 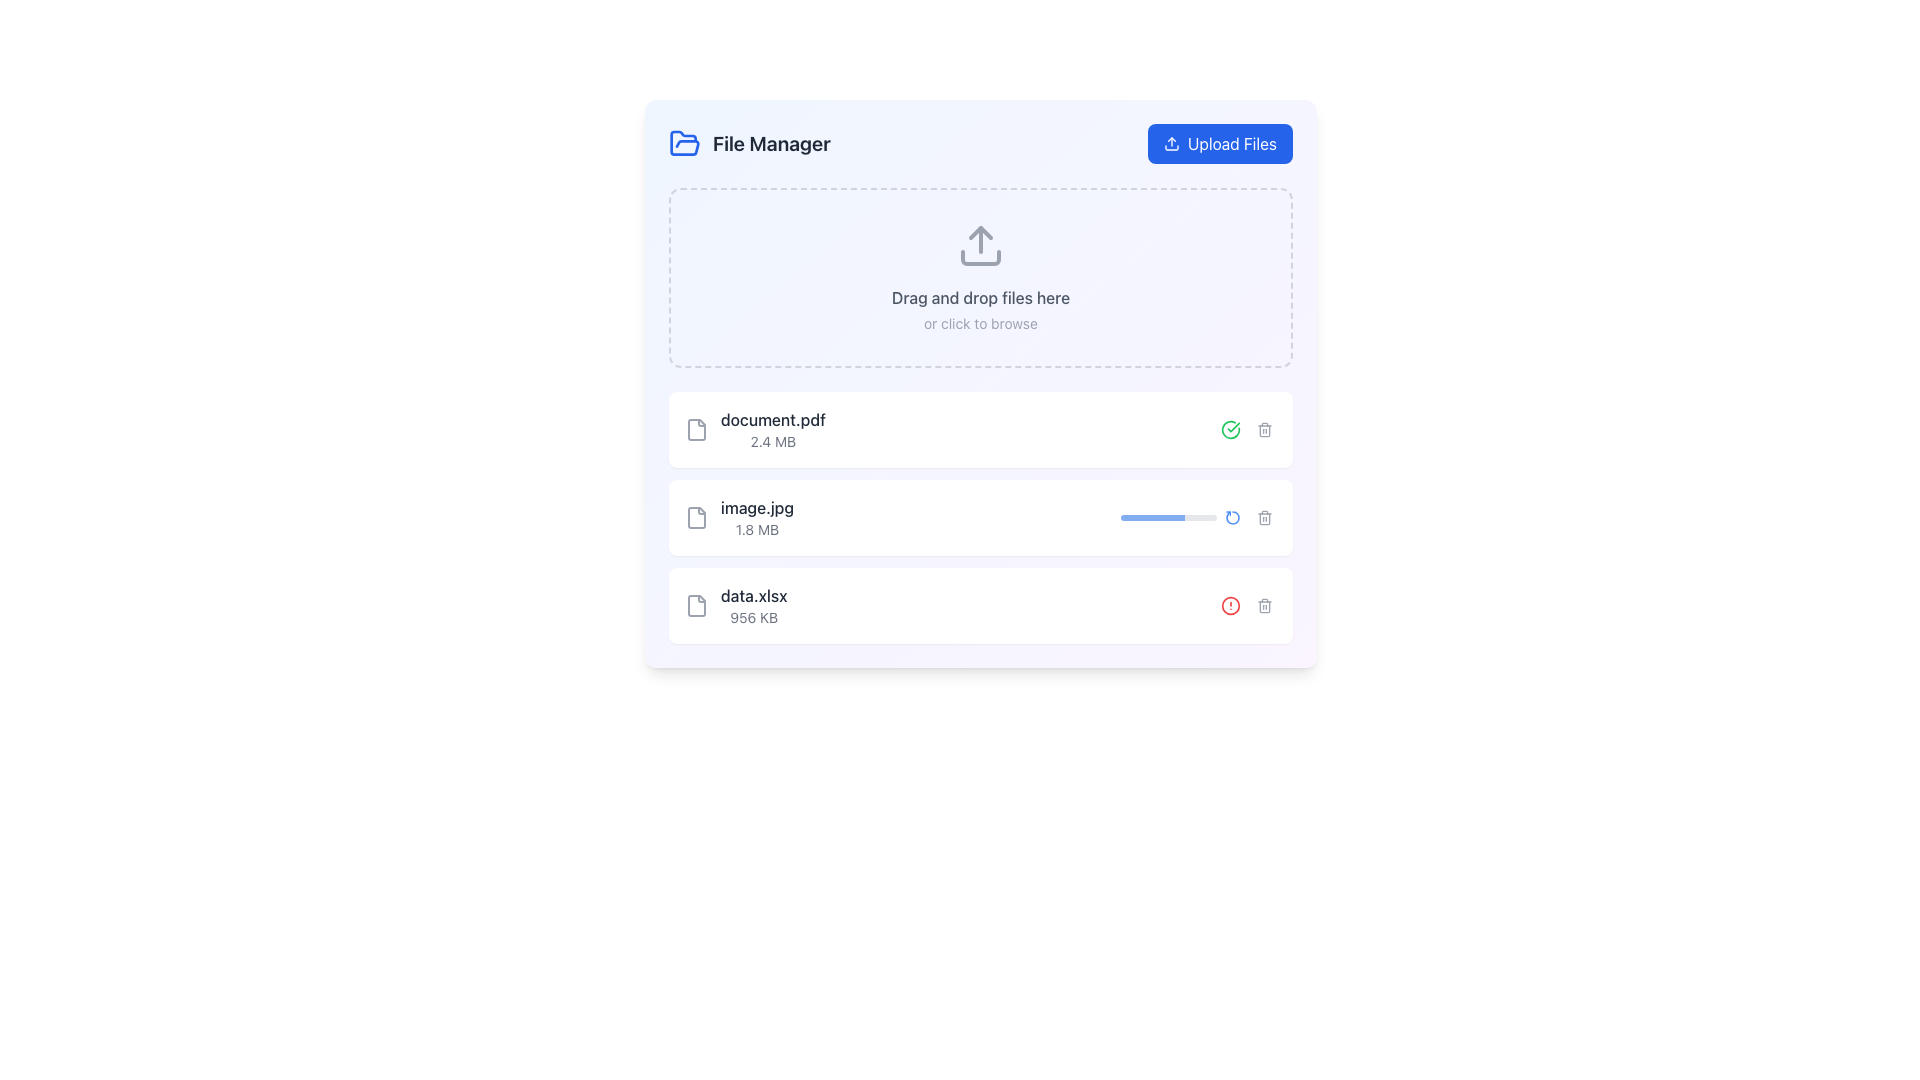 What do you see at coordinates (696, 516) in the screenshot?
I see `file icon representing 'image.jpg 1.8 MB' in the file manager interface by clicking on it` at bounding box center [696, 516].